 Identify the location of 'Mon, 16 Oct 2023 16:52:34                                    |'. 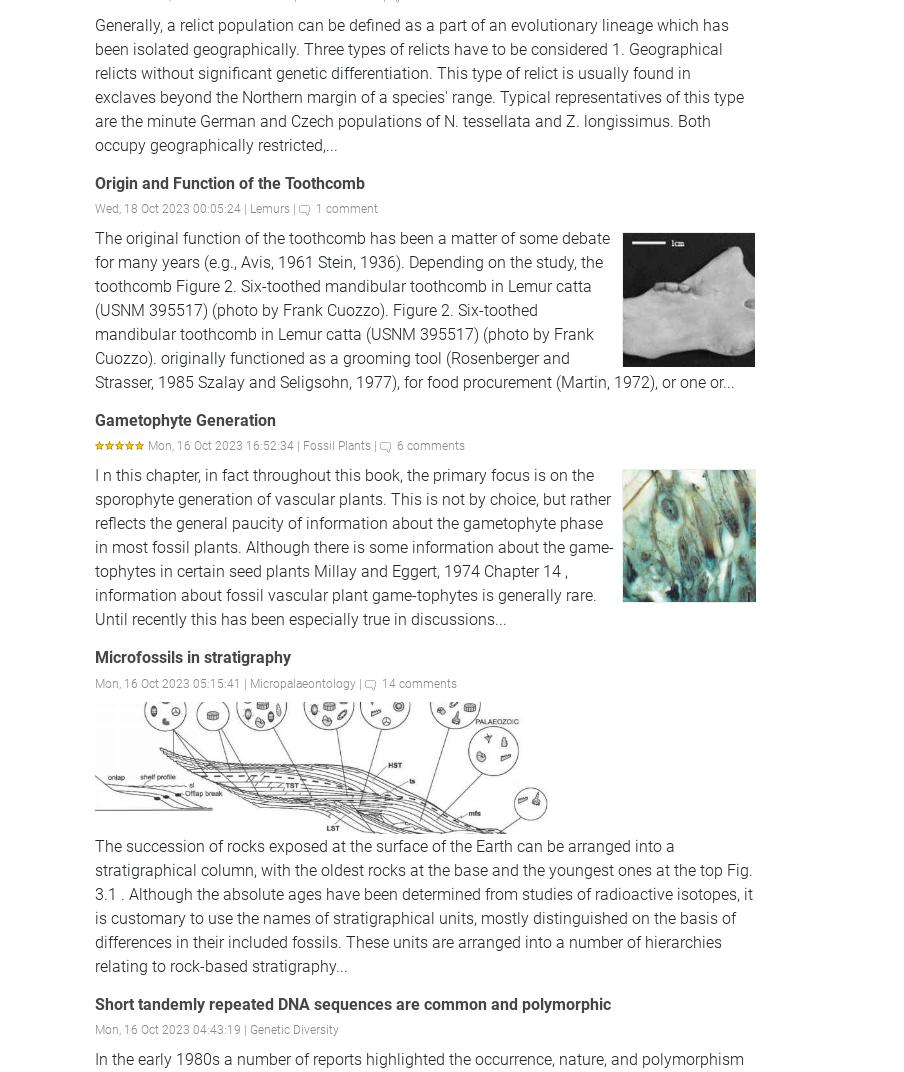
(225, 444).